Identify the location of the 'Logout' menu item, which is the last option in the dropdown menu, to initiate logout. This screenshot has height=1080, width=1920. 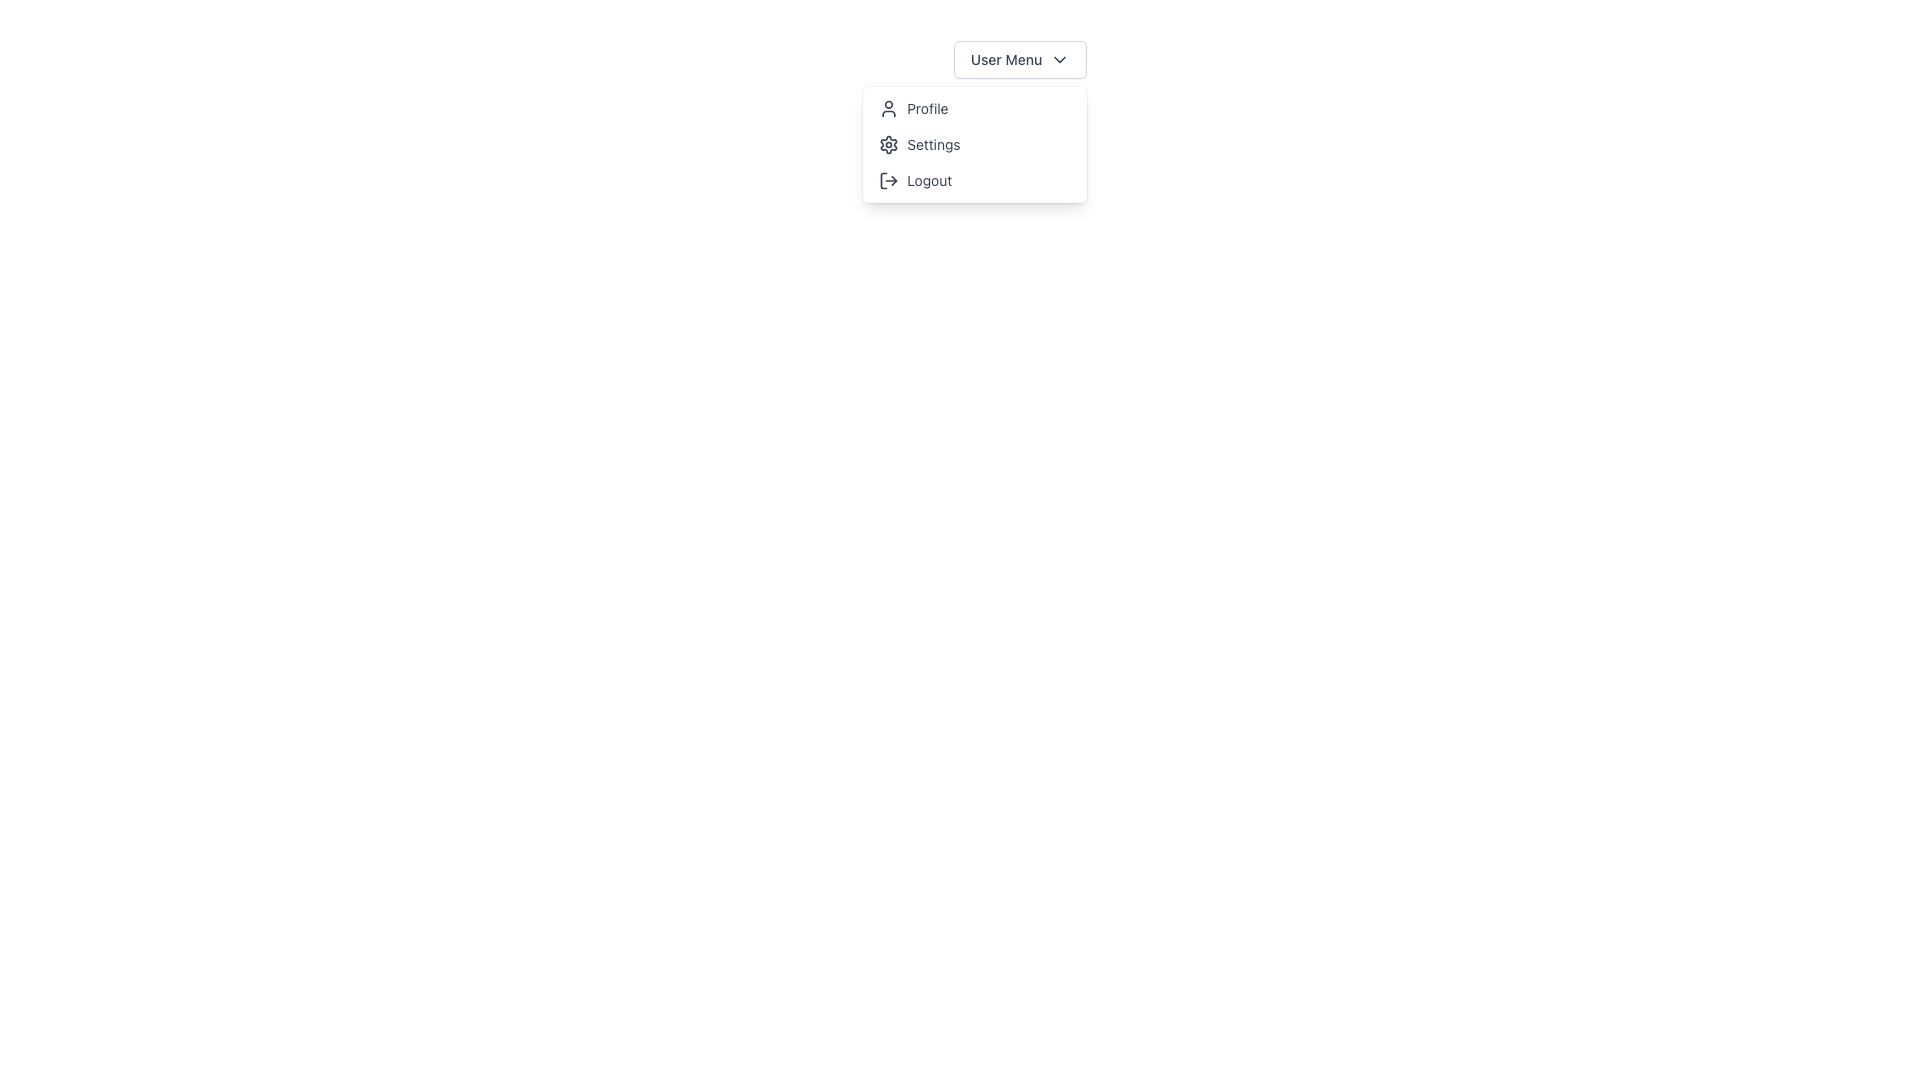
(974, 181).